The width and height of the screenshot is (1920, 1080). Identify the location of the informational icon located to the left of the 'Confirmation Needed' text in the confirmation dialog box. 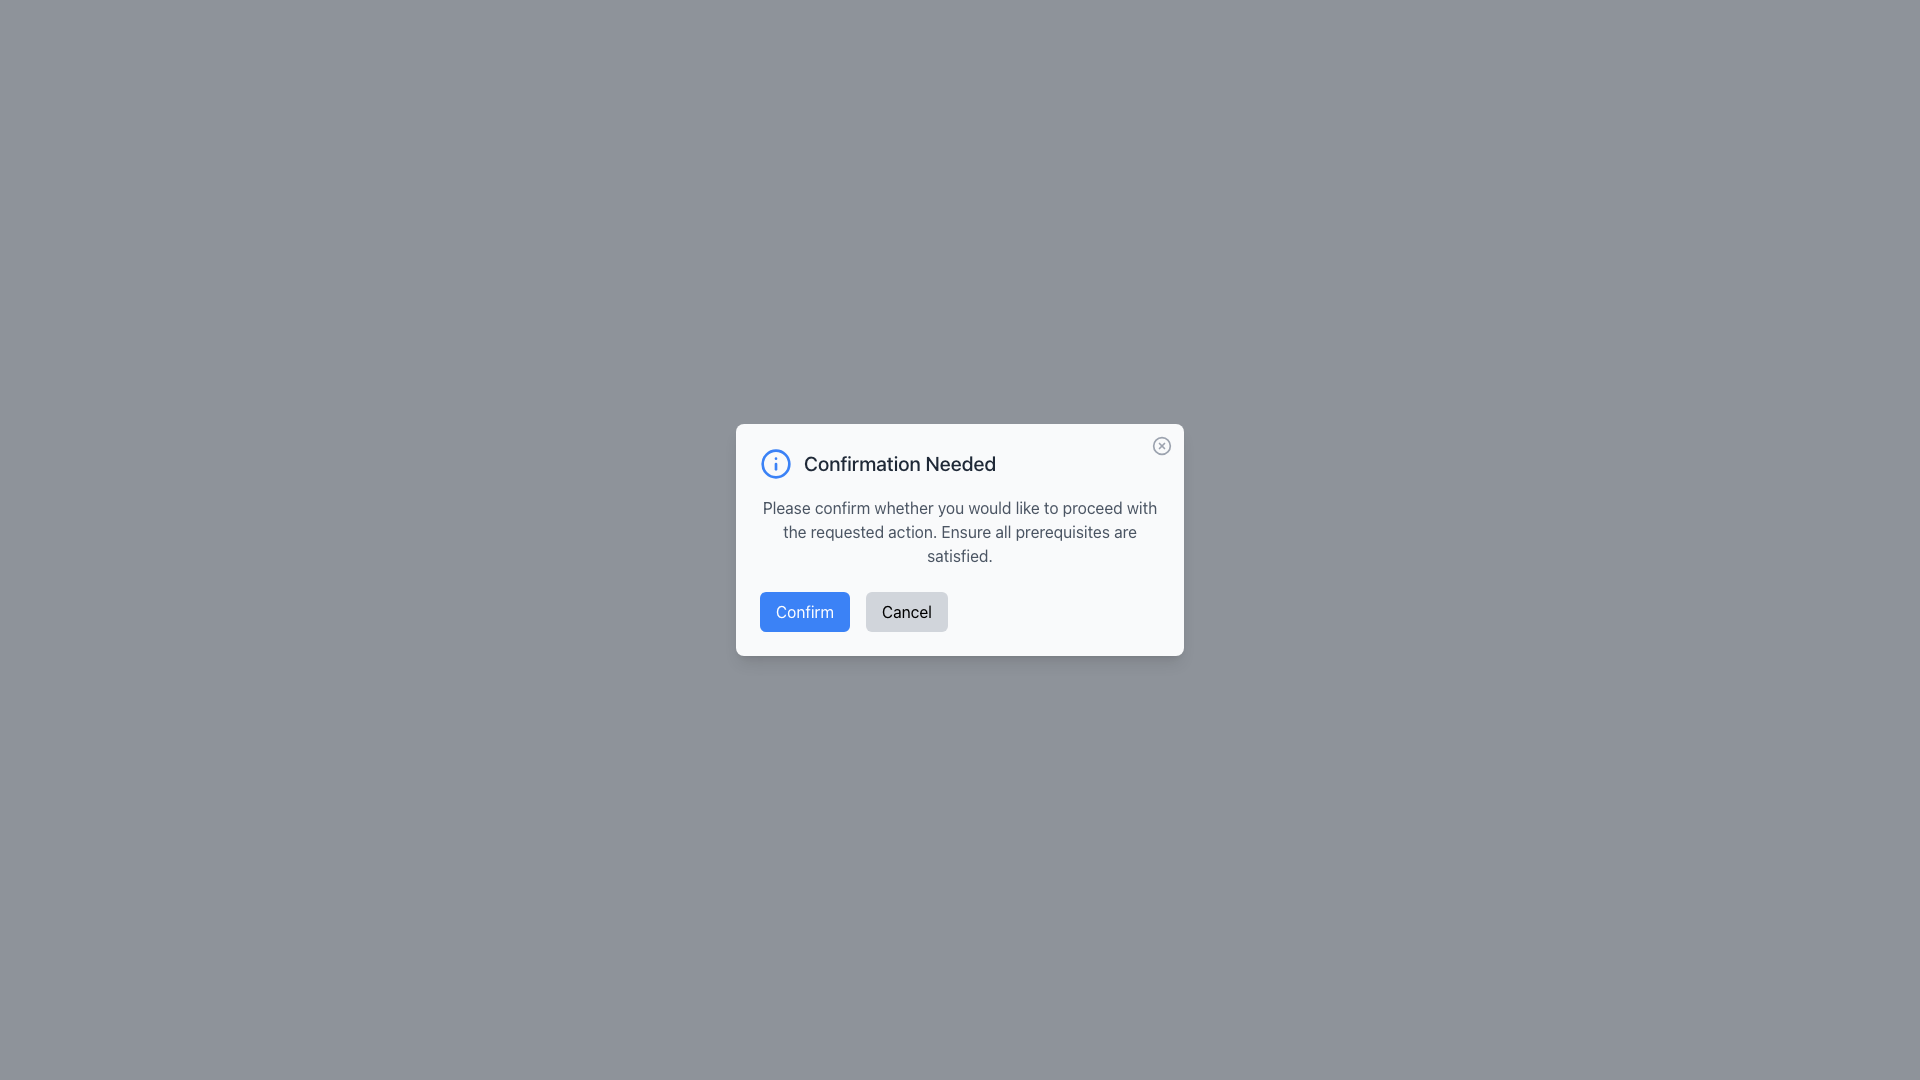
(775, 463).